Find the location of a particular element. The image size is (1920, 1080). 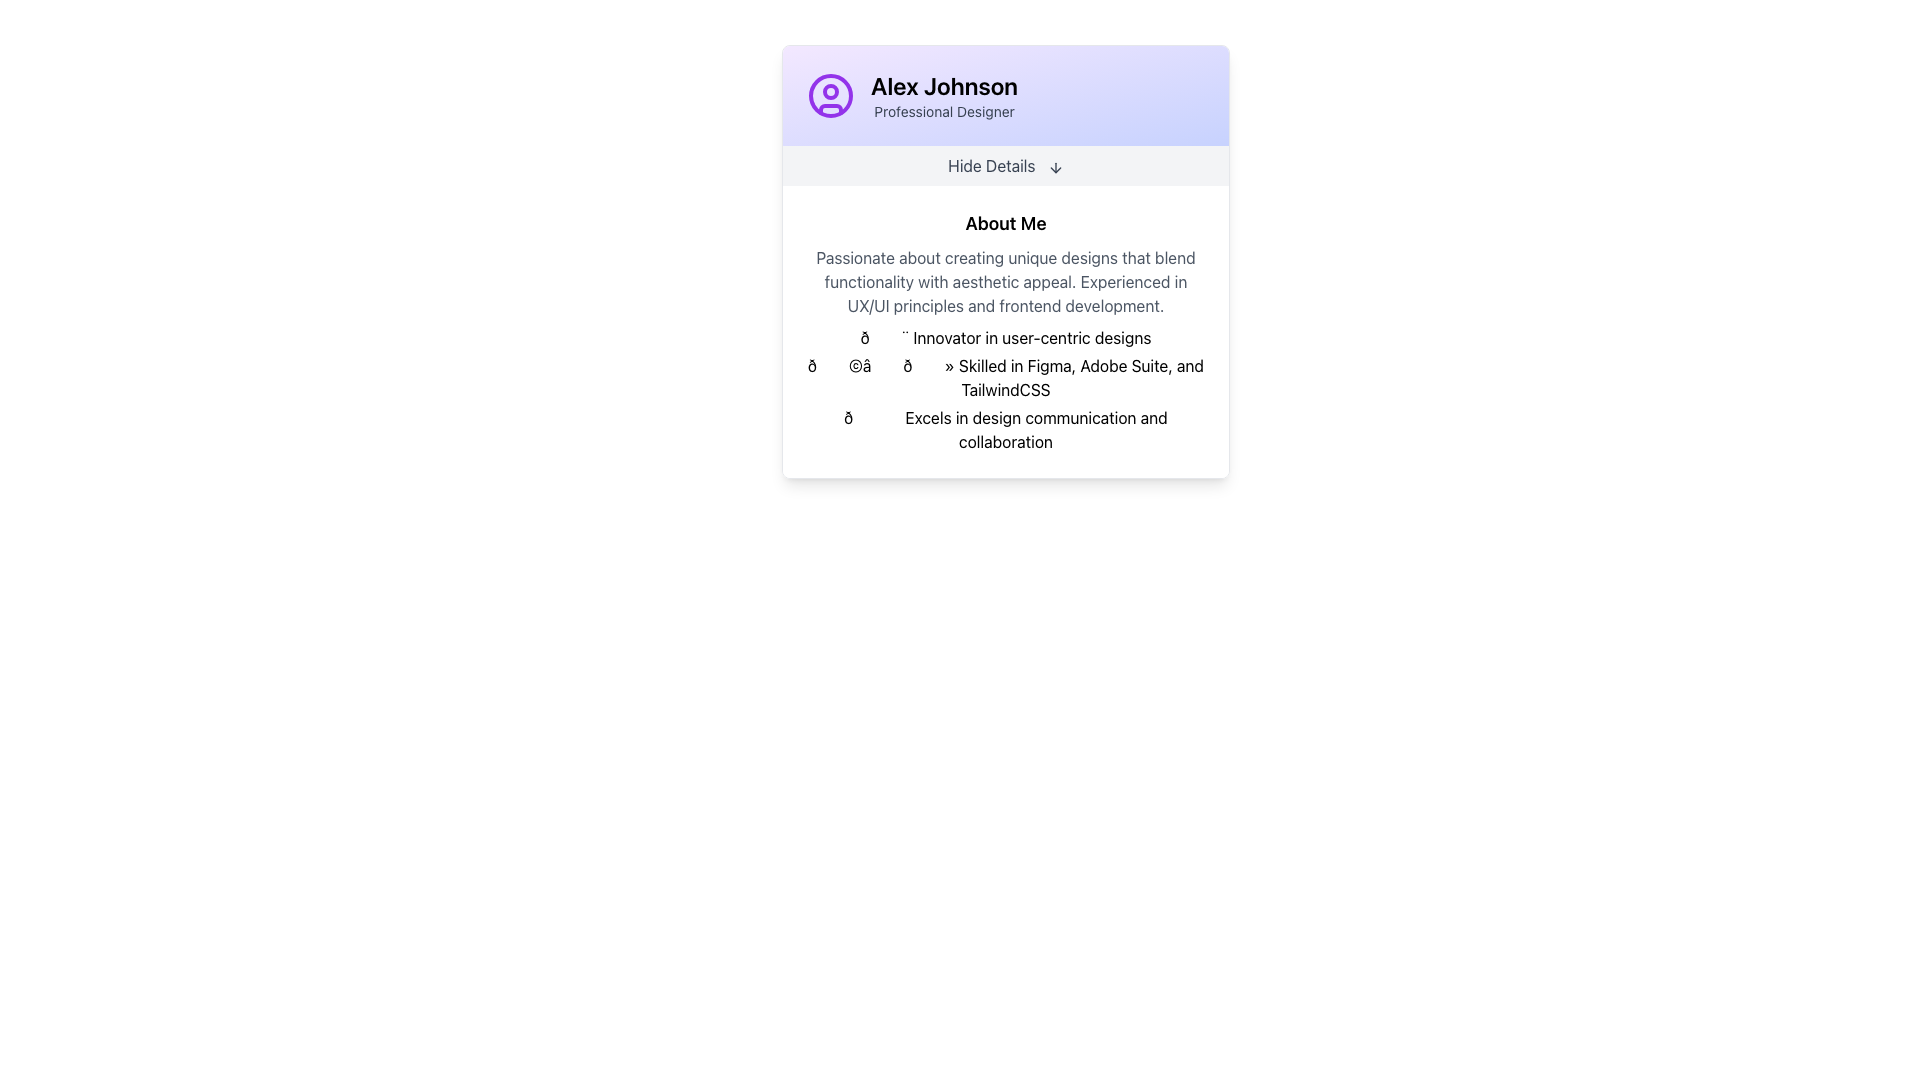

the Text Label displaying 'Alex Johnson' and 'Professional Designer', which is prominently styled and located within a profile card near the top section is located at coordinates (943, 96).